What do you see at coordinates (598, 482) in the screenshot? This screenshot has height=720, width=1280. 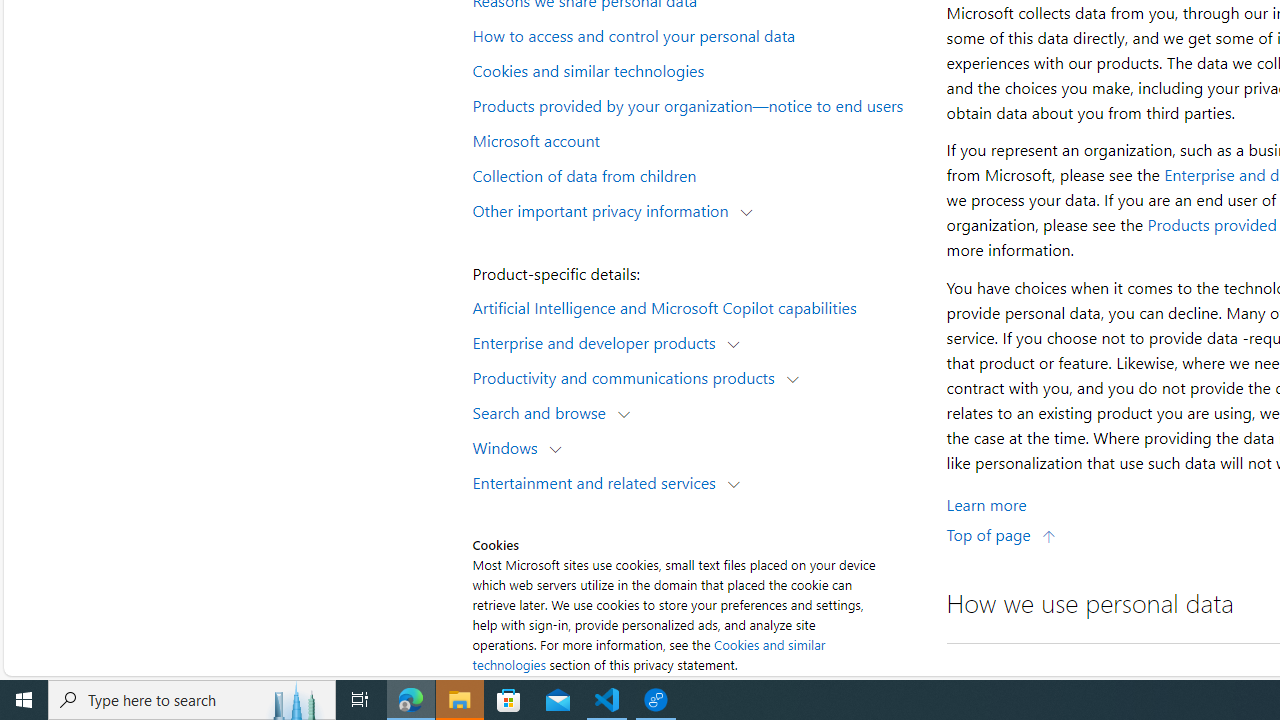 I see `'Entertainment and related services'` at bounding box center [598, 482].